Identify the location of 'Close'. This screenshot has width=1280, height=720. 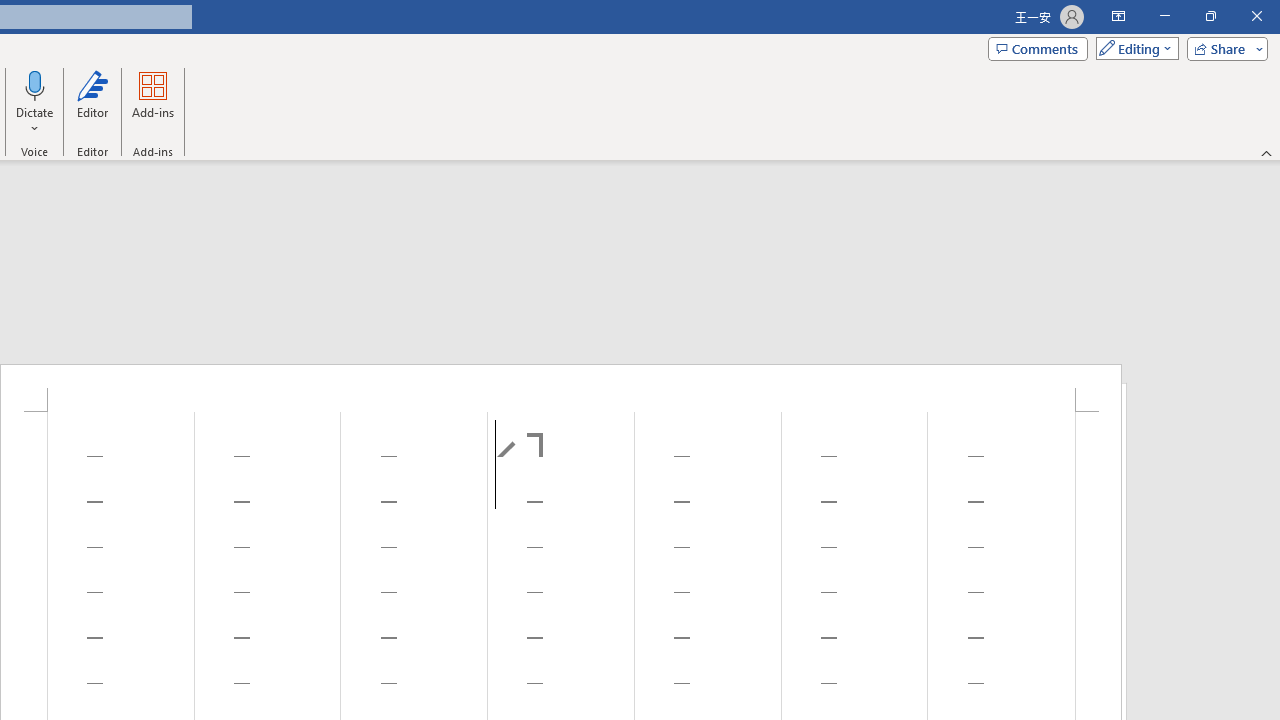
(1255, 16).